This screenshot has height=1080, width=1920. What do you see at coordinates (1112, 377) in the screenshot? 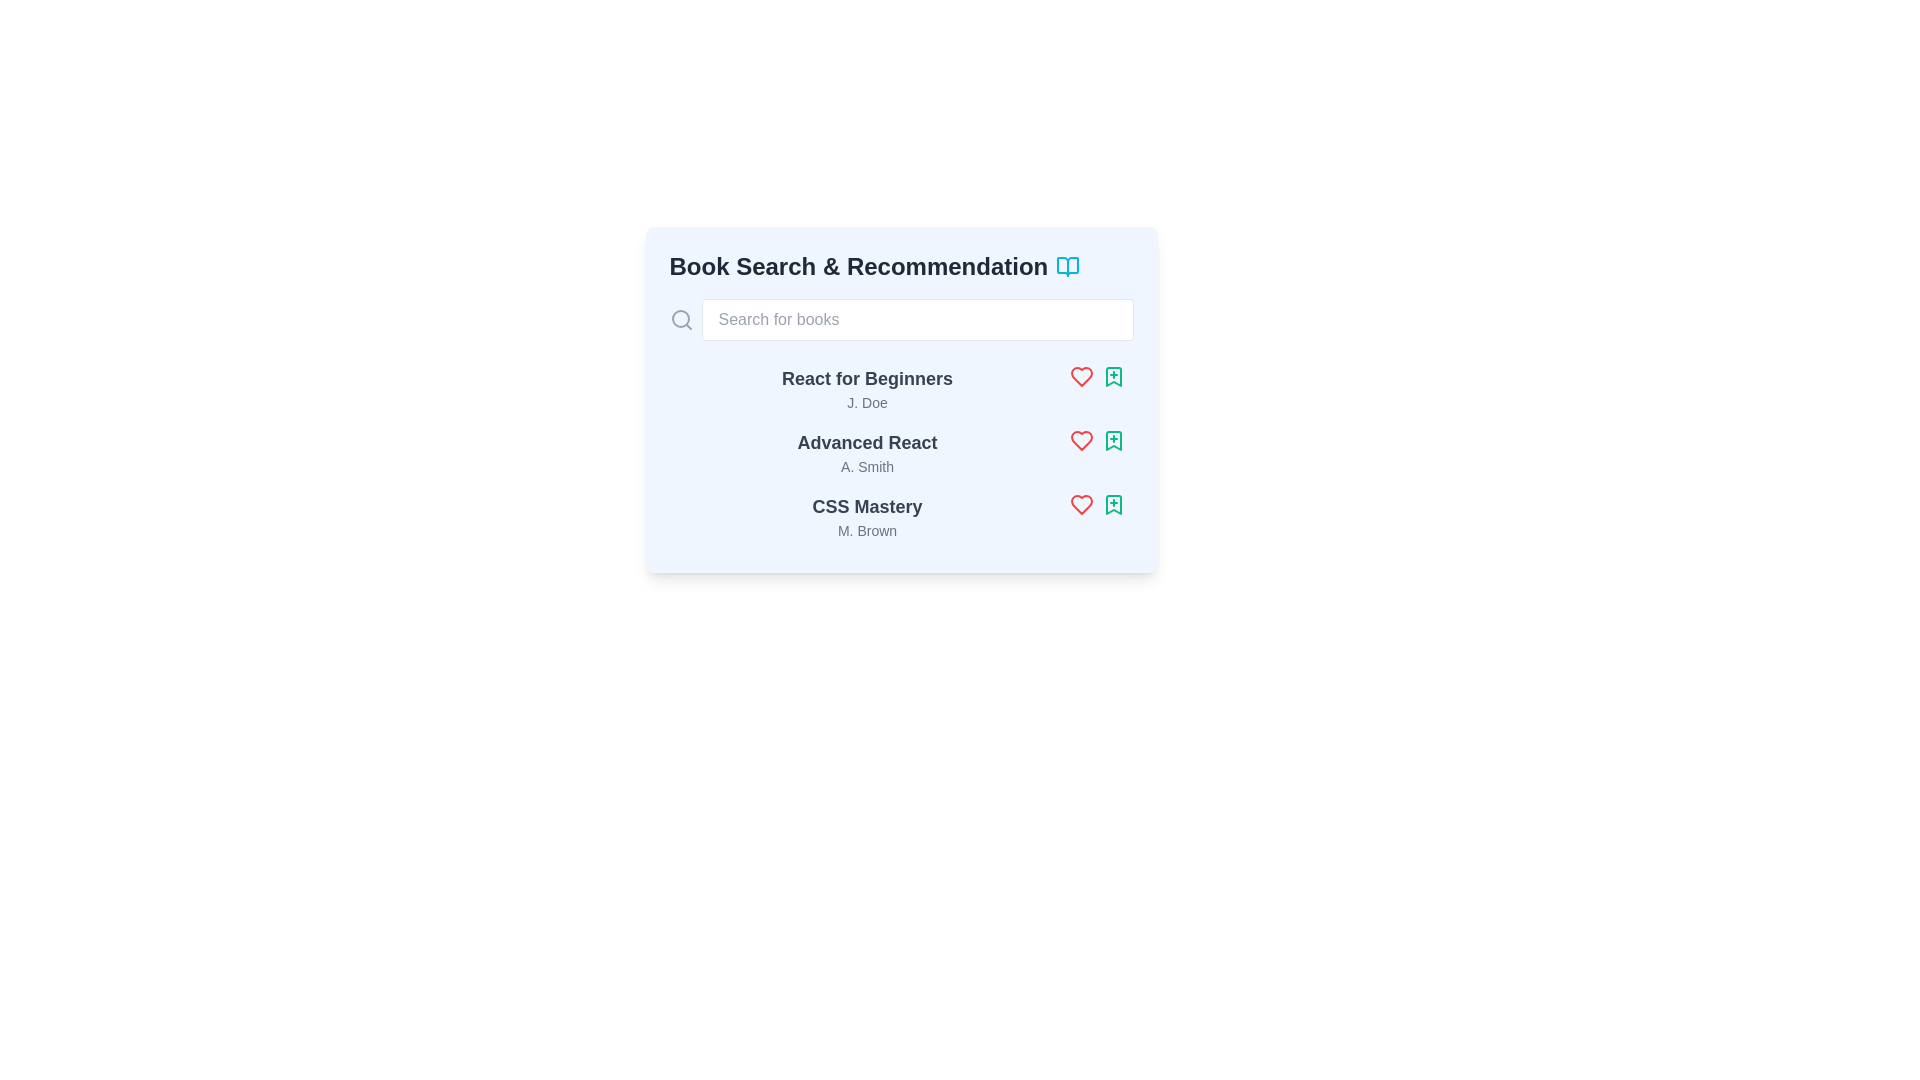
I see `the first bookmark icon located to the right of the title 'React for Beginners' in the green-colored interactive icon set` at bounding box center [1112, 377].